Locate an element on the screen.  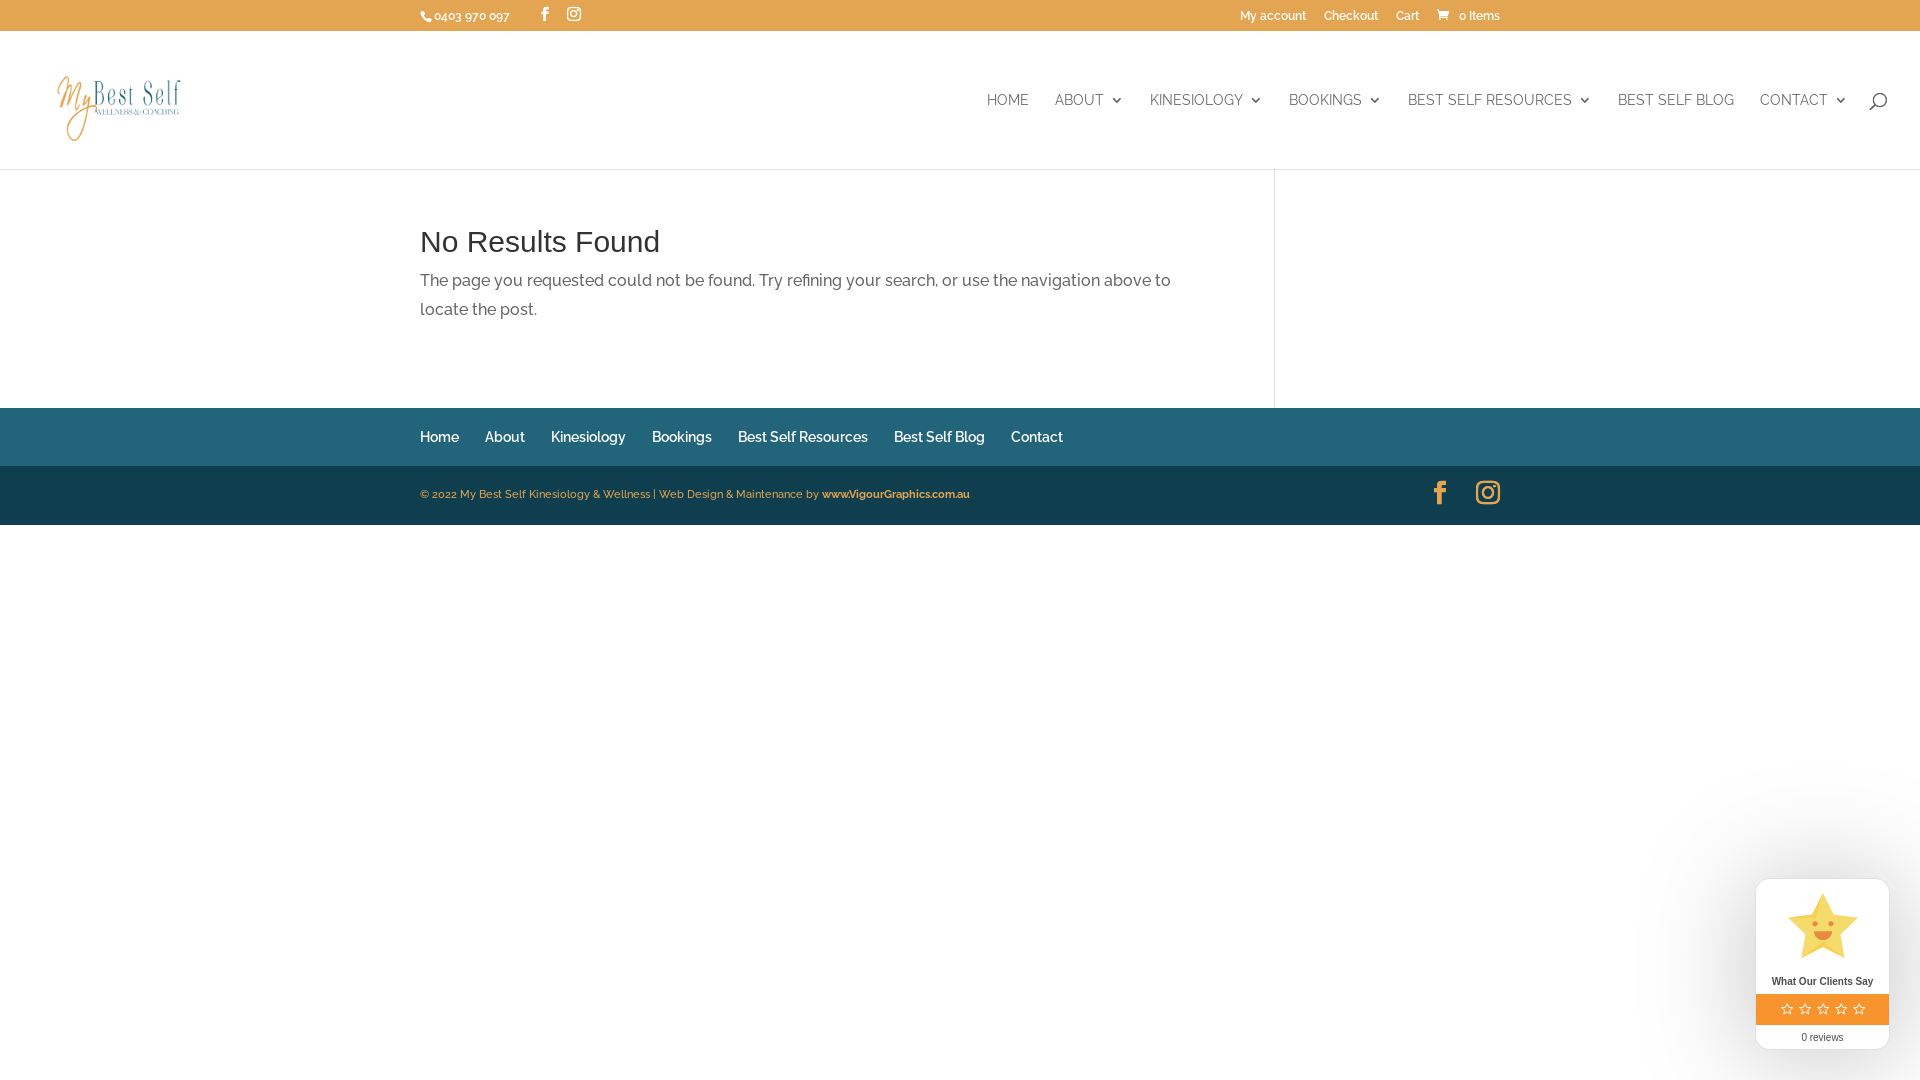
'Checkout' is located at coordinates (1350, 20).